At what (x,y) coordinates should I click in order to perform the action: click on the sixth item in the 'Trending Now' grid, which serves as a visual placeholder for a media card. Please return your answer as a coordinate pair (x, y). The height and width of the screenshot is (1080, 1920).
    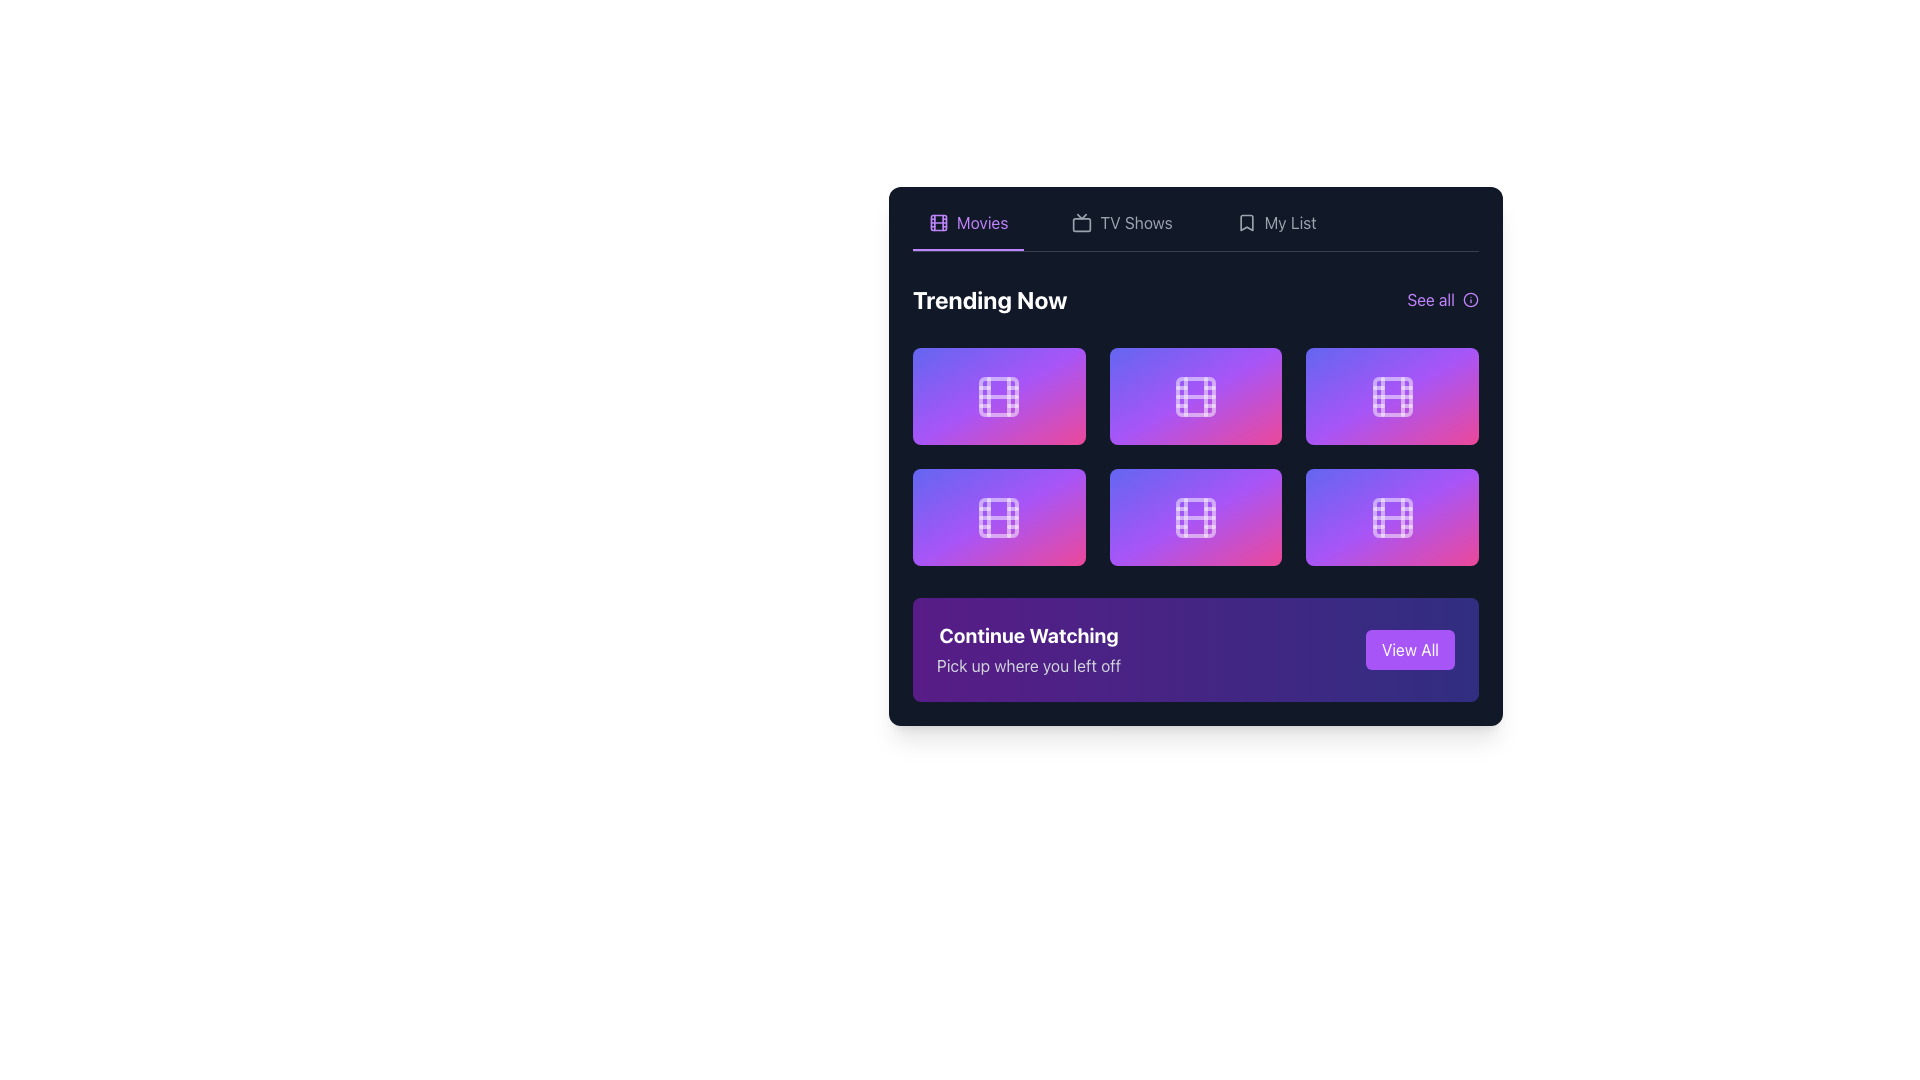
    Looking at the image, I should click on (1391, 396).